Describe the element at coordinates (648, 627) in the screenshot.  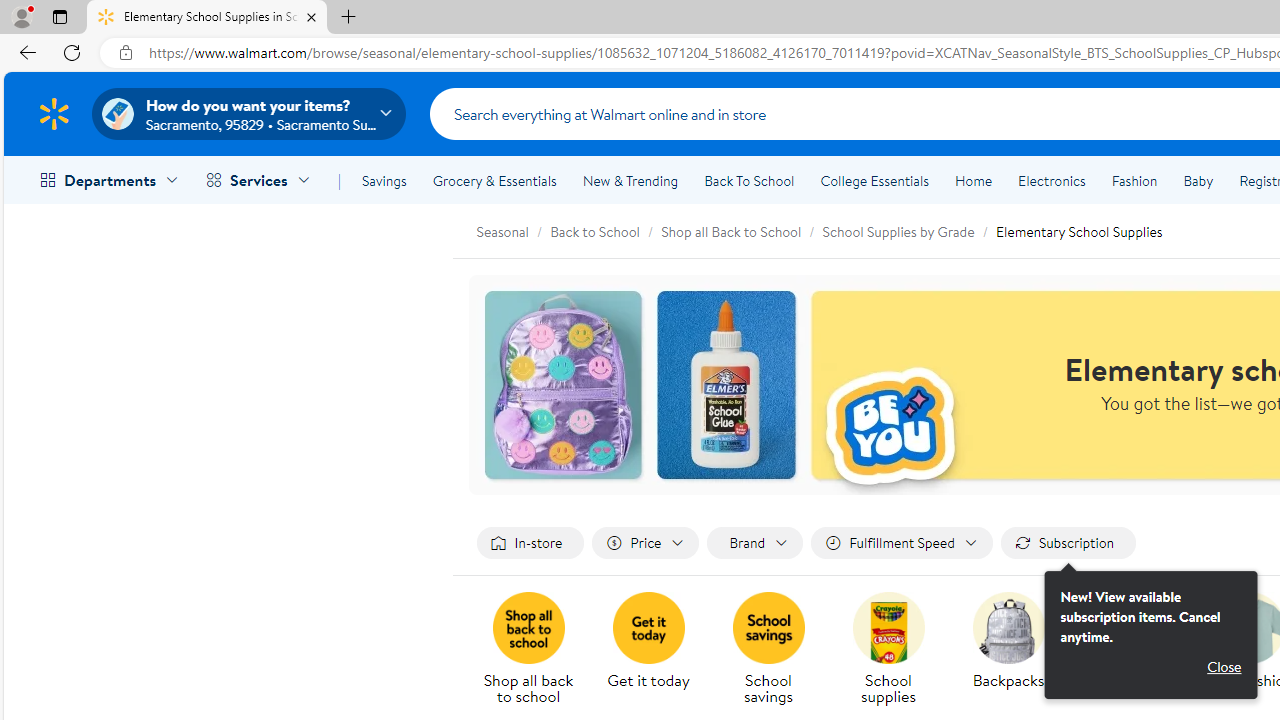
I see `'Get it today'` at that location.